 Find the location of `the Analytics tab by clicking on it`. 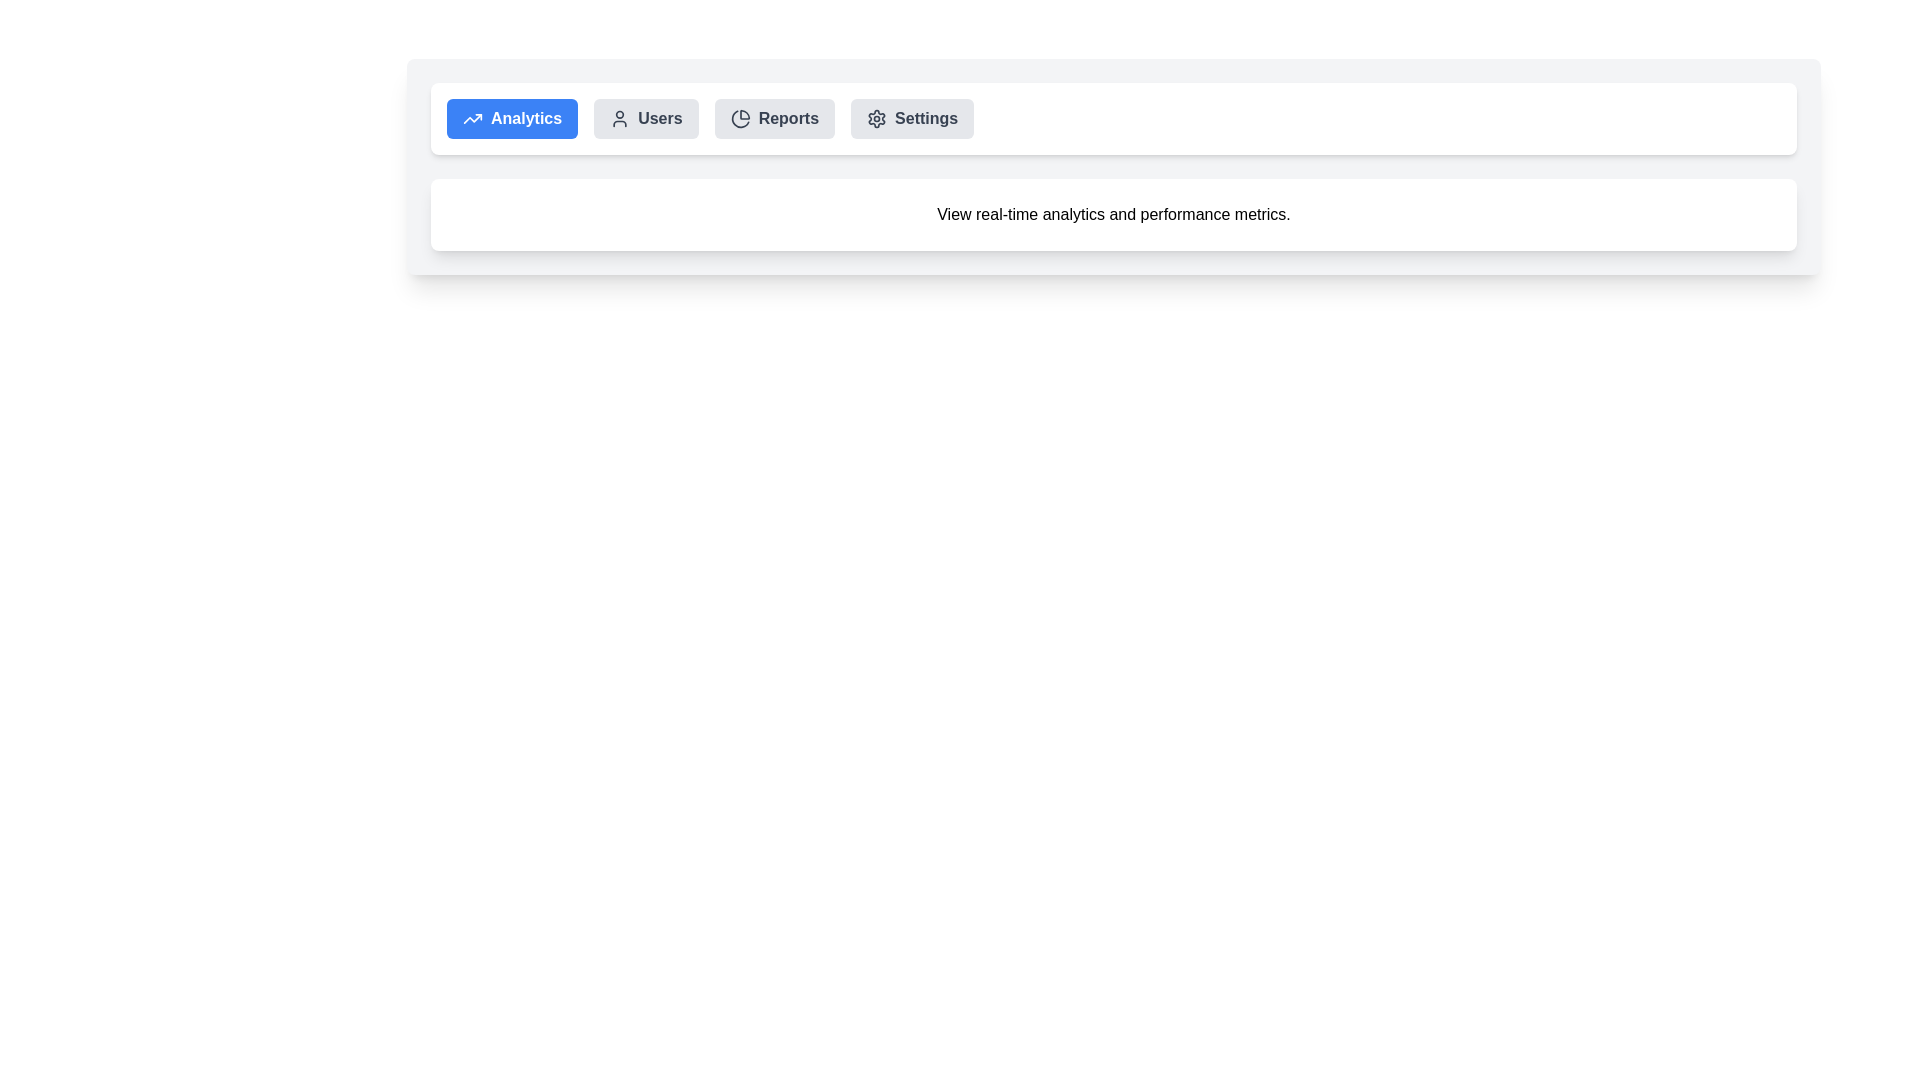

the Analytics tab by clicking on it is located at coordinates (512, 119).